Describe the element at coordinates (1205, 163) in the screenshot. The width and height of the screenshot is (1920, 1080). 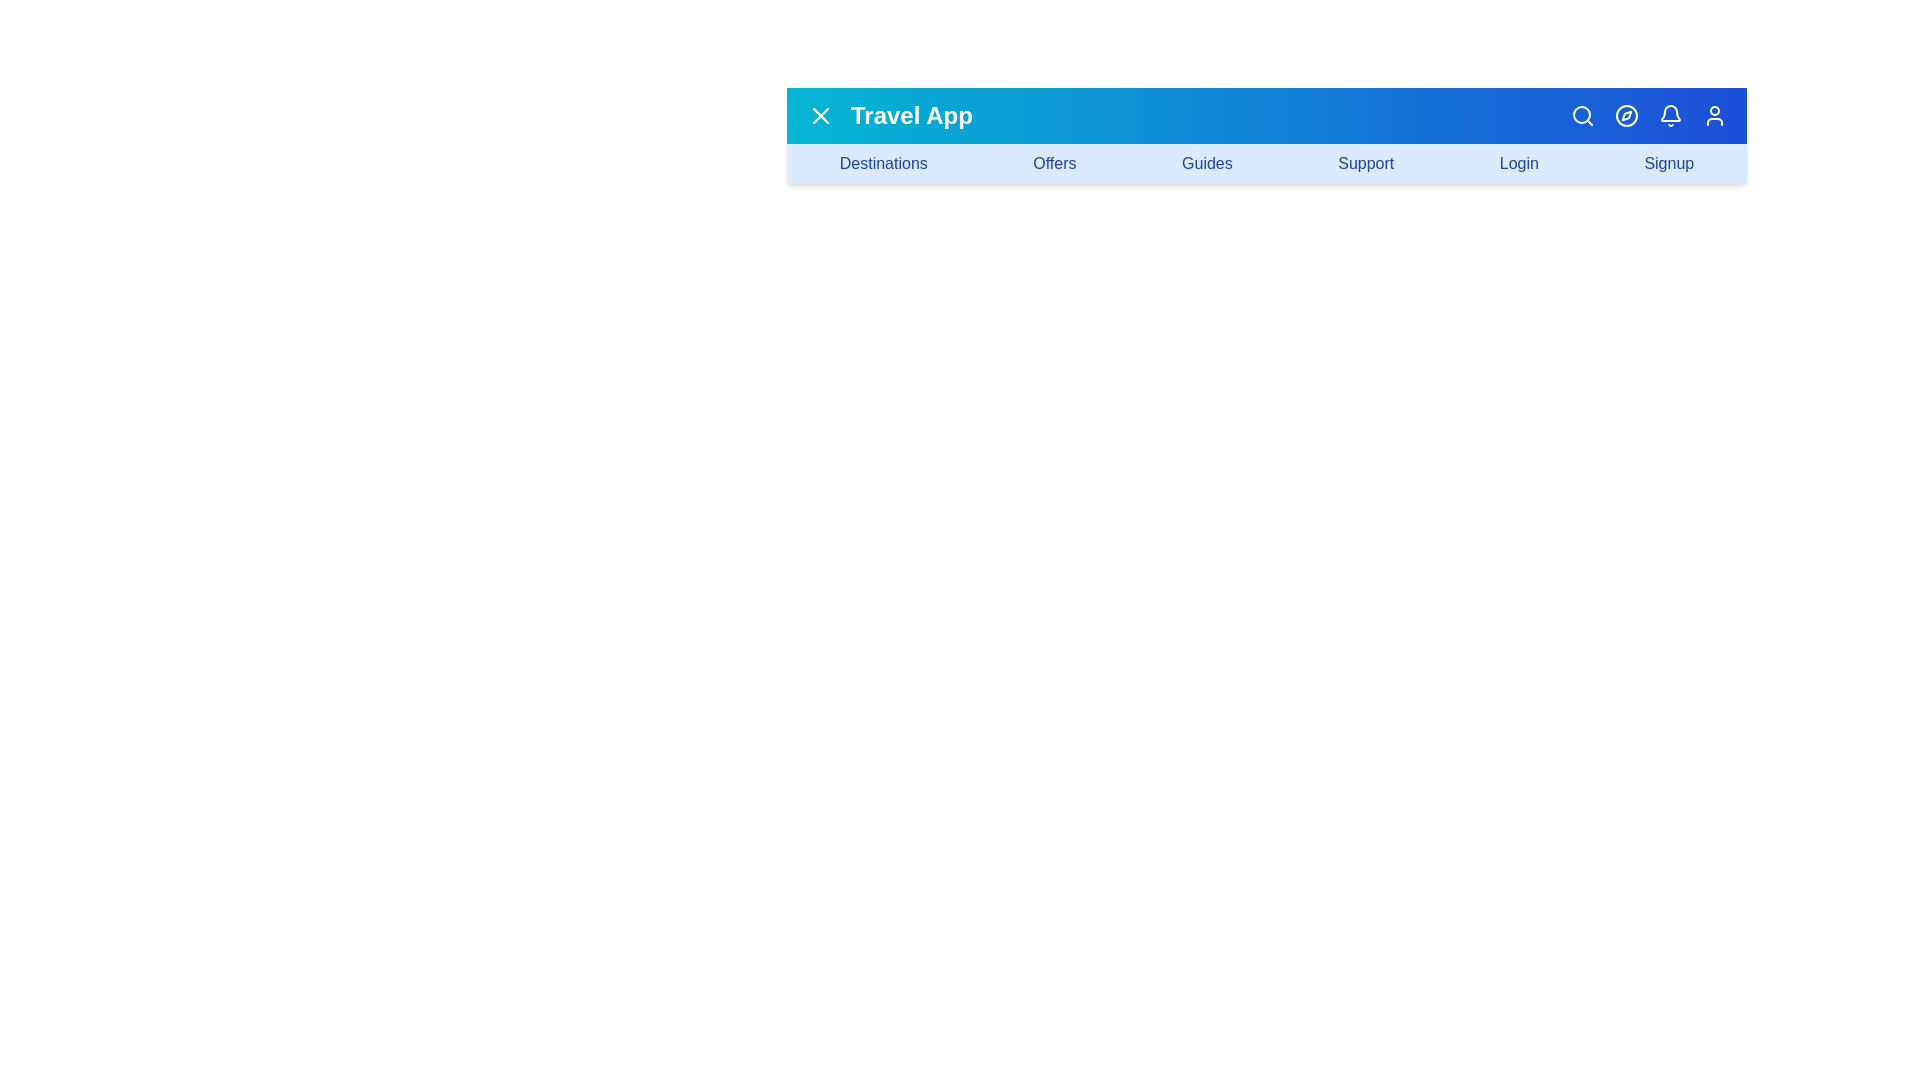
I see `the navigation link labeled 'Guides'` at that location.